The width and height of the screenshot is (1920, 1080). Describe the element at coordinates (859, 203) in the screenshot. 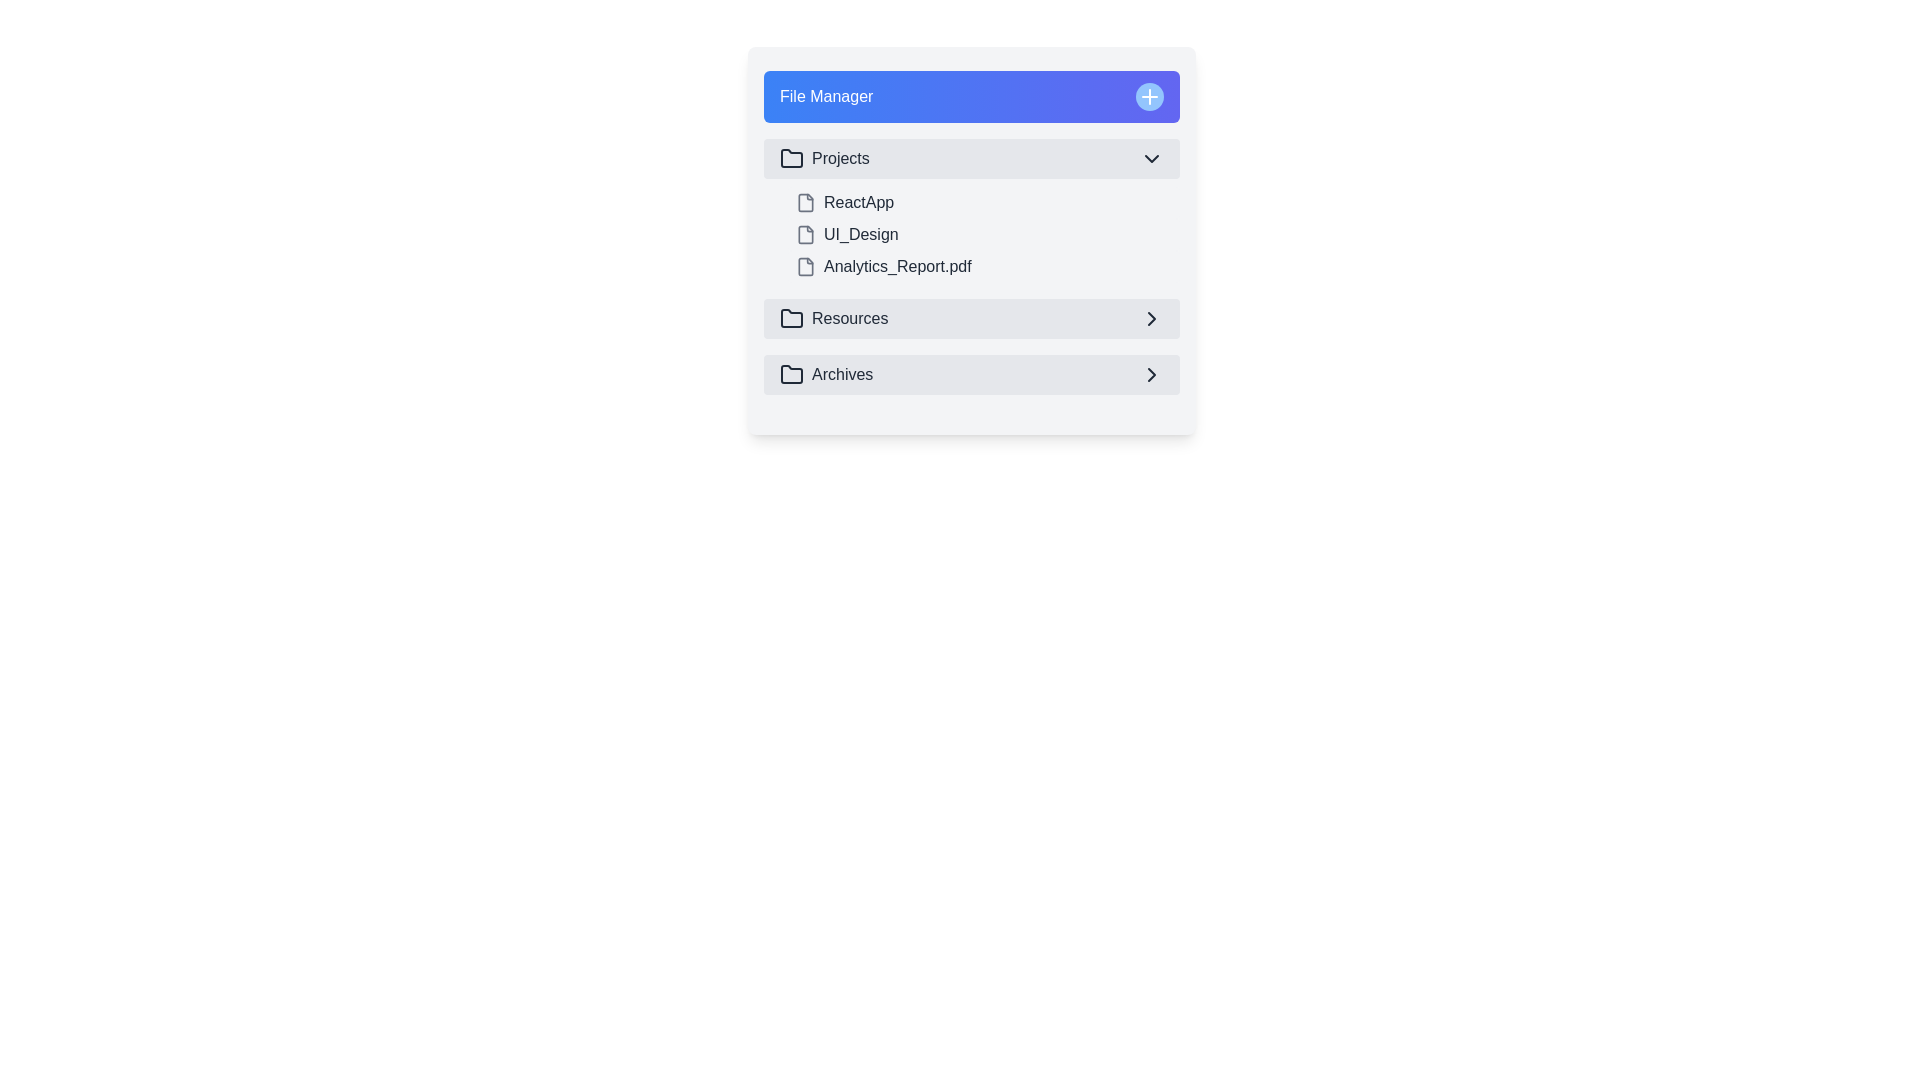

I see `the 'ReactApp' text label associated with a file` at that location.